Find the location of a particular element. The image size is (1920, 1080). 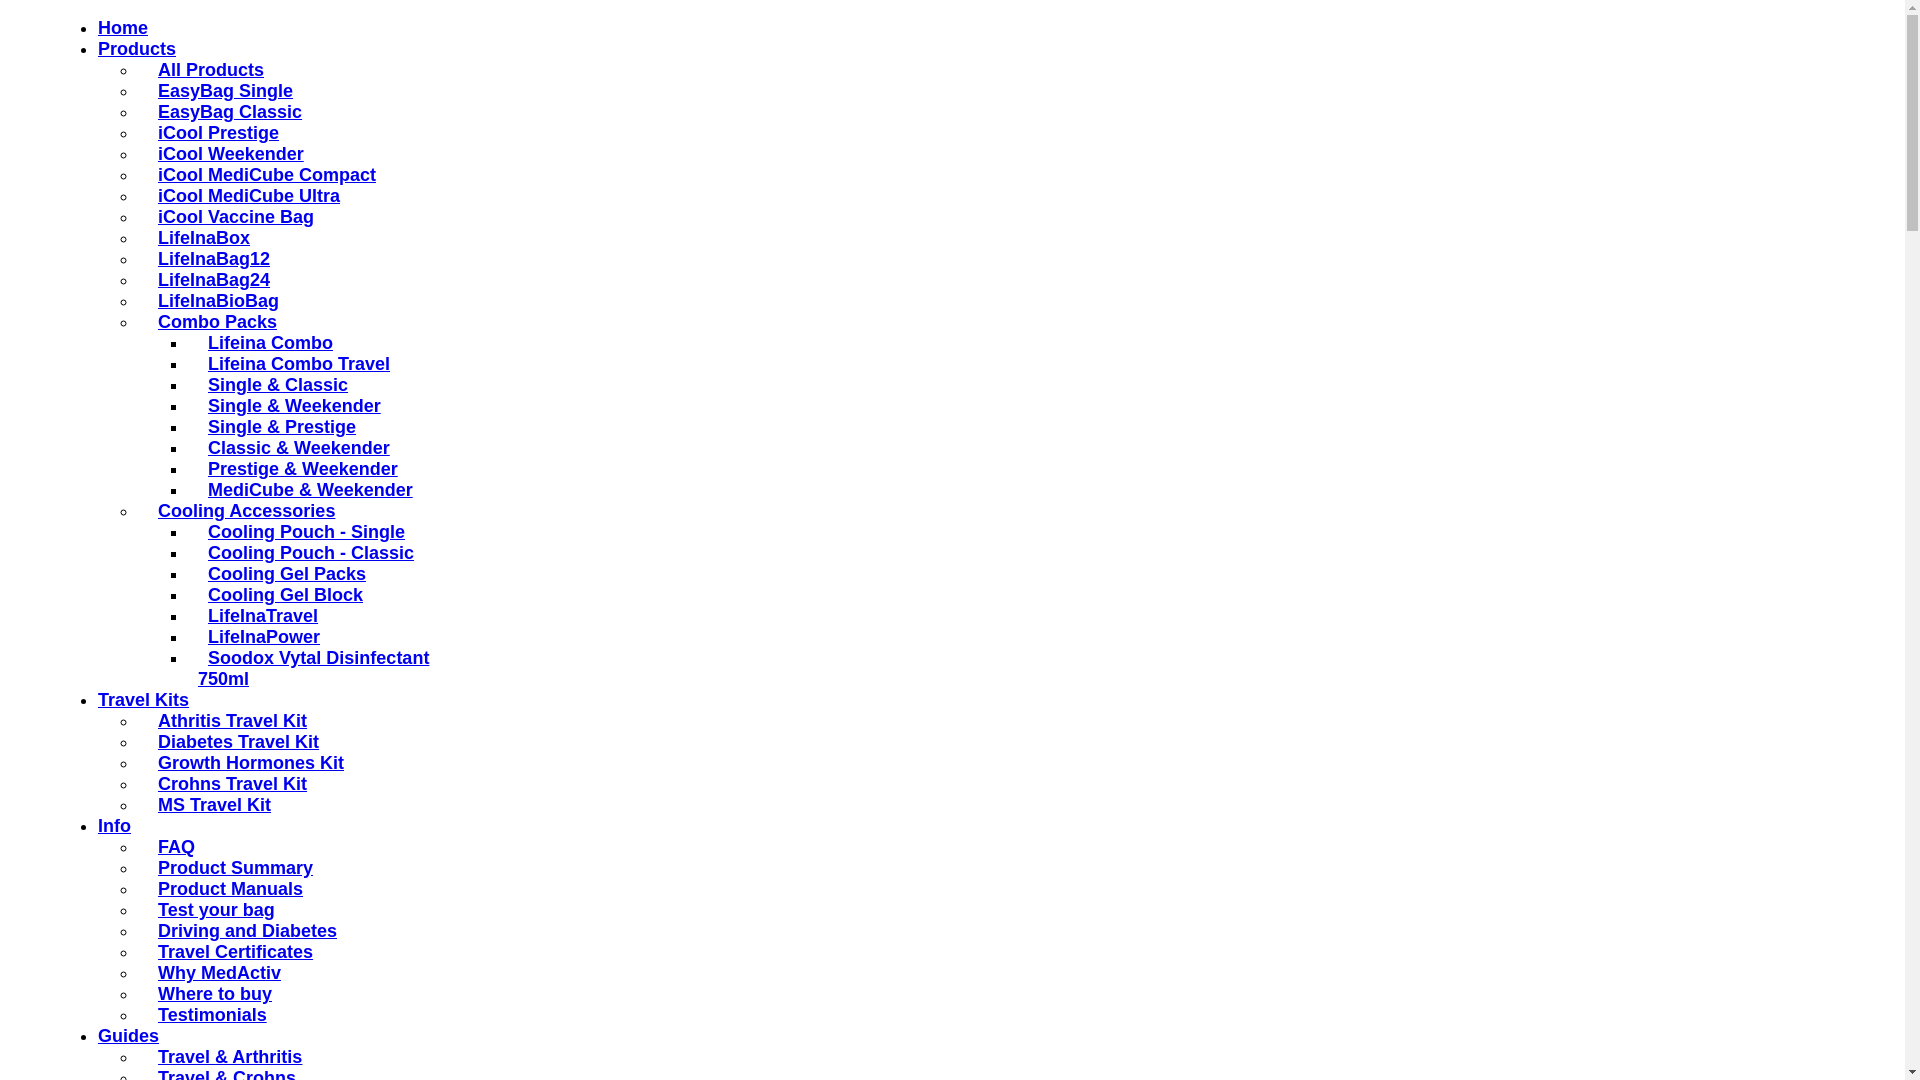

'iCool MediCube Ultra' is located at coordinates (243, 196).